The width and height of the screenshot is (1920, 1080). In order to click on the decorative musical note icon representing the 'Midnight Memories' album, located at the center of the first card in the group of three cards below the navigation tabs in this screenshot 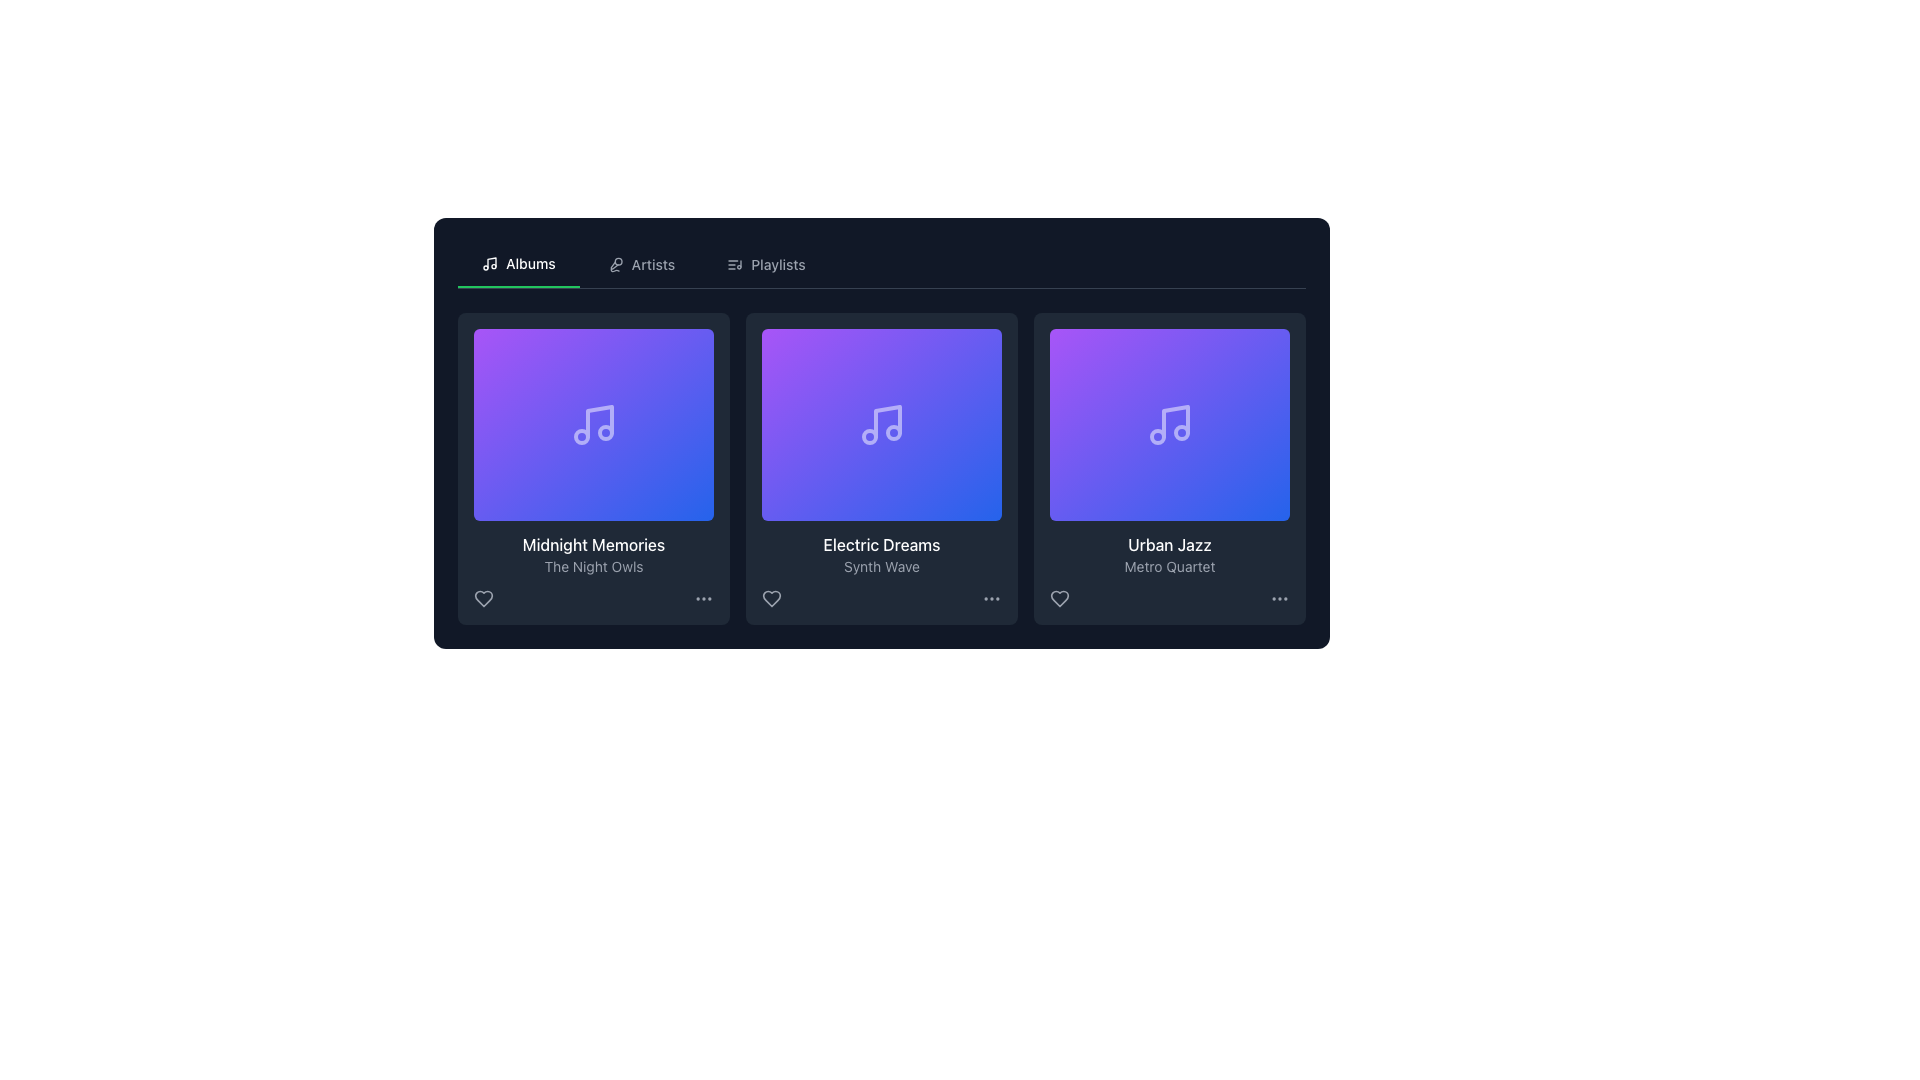, I will do `click(599, 420)`.